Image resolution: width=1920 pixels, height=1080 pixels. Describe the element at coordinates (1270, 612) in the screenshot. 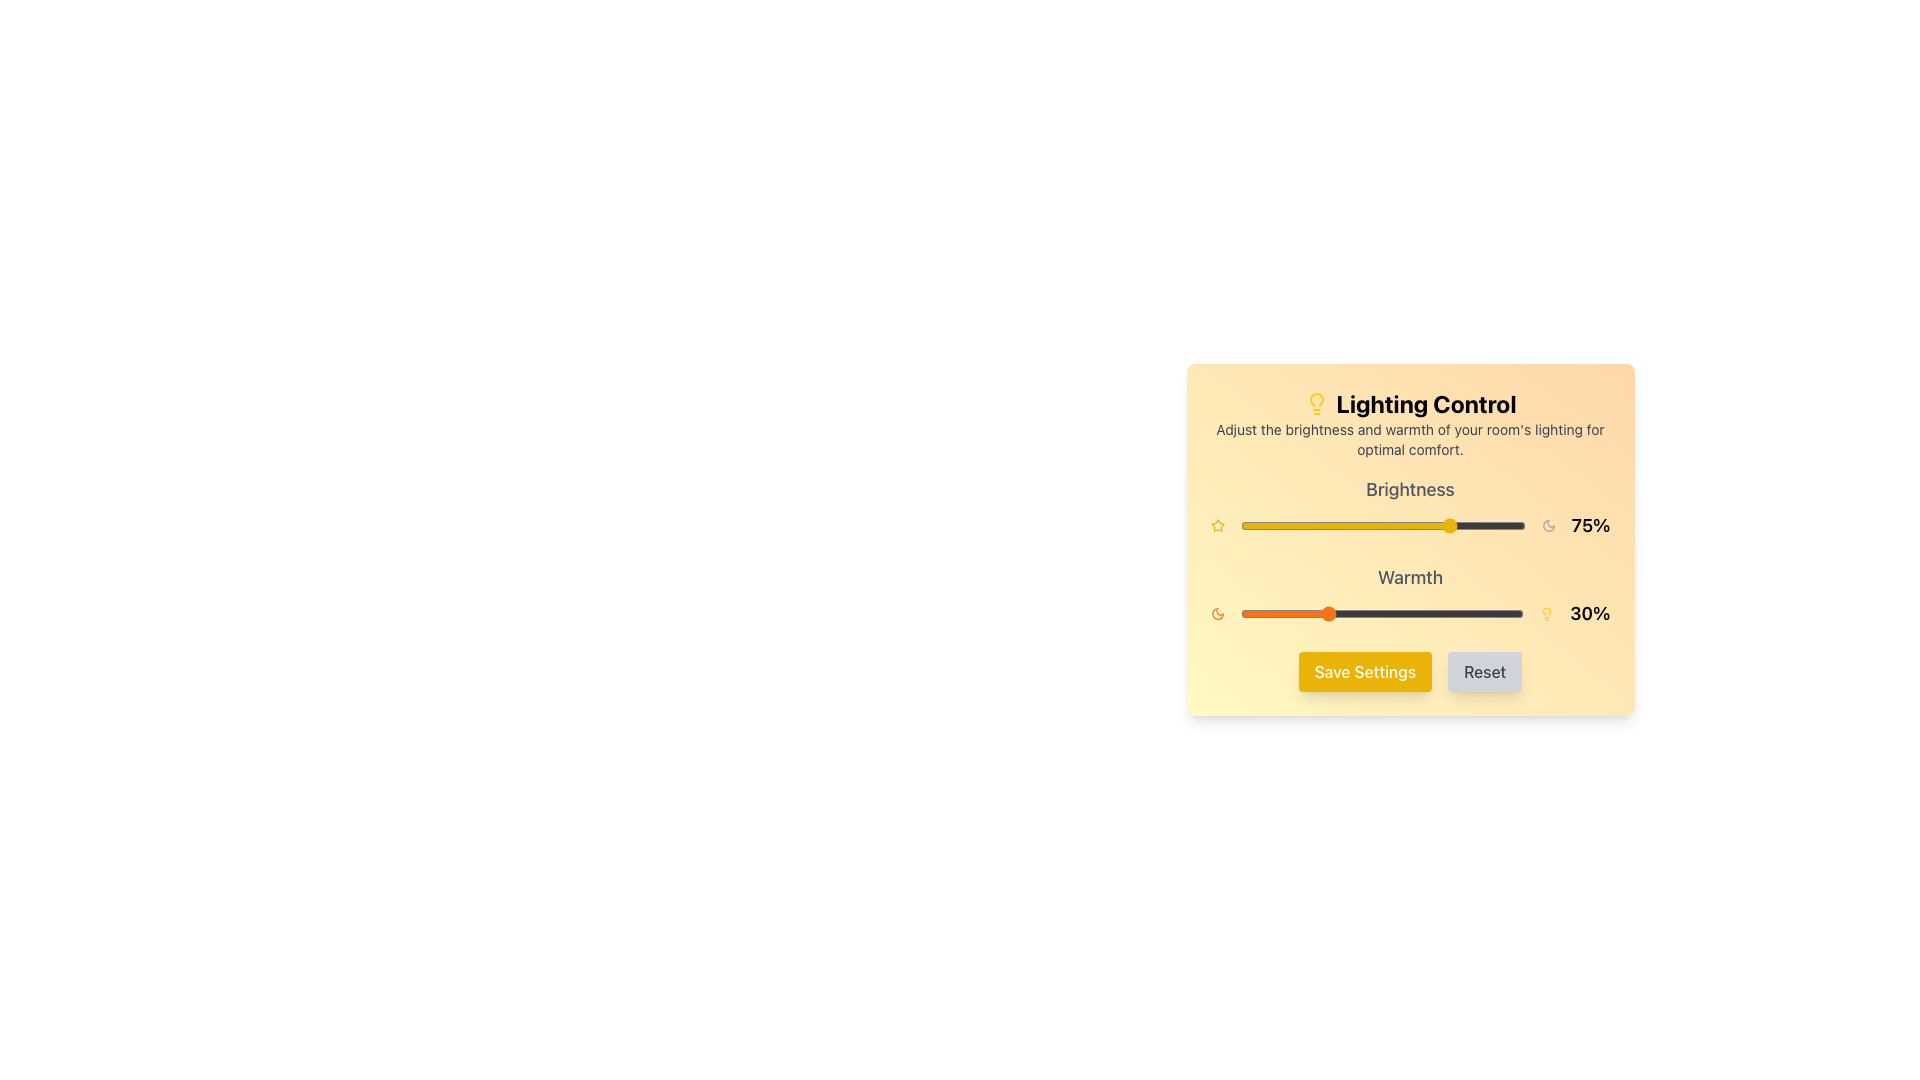

I see `warmth` at that location.